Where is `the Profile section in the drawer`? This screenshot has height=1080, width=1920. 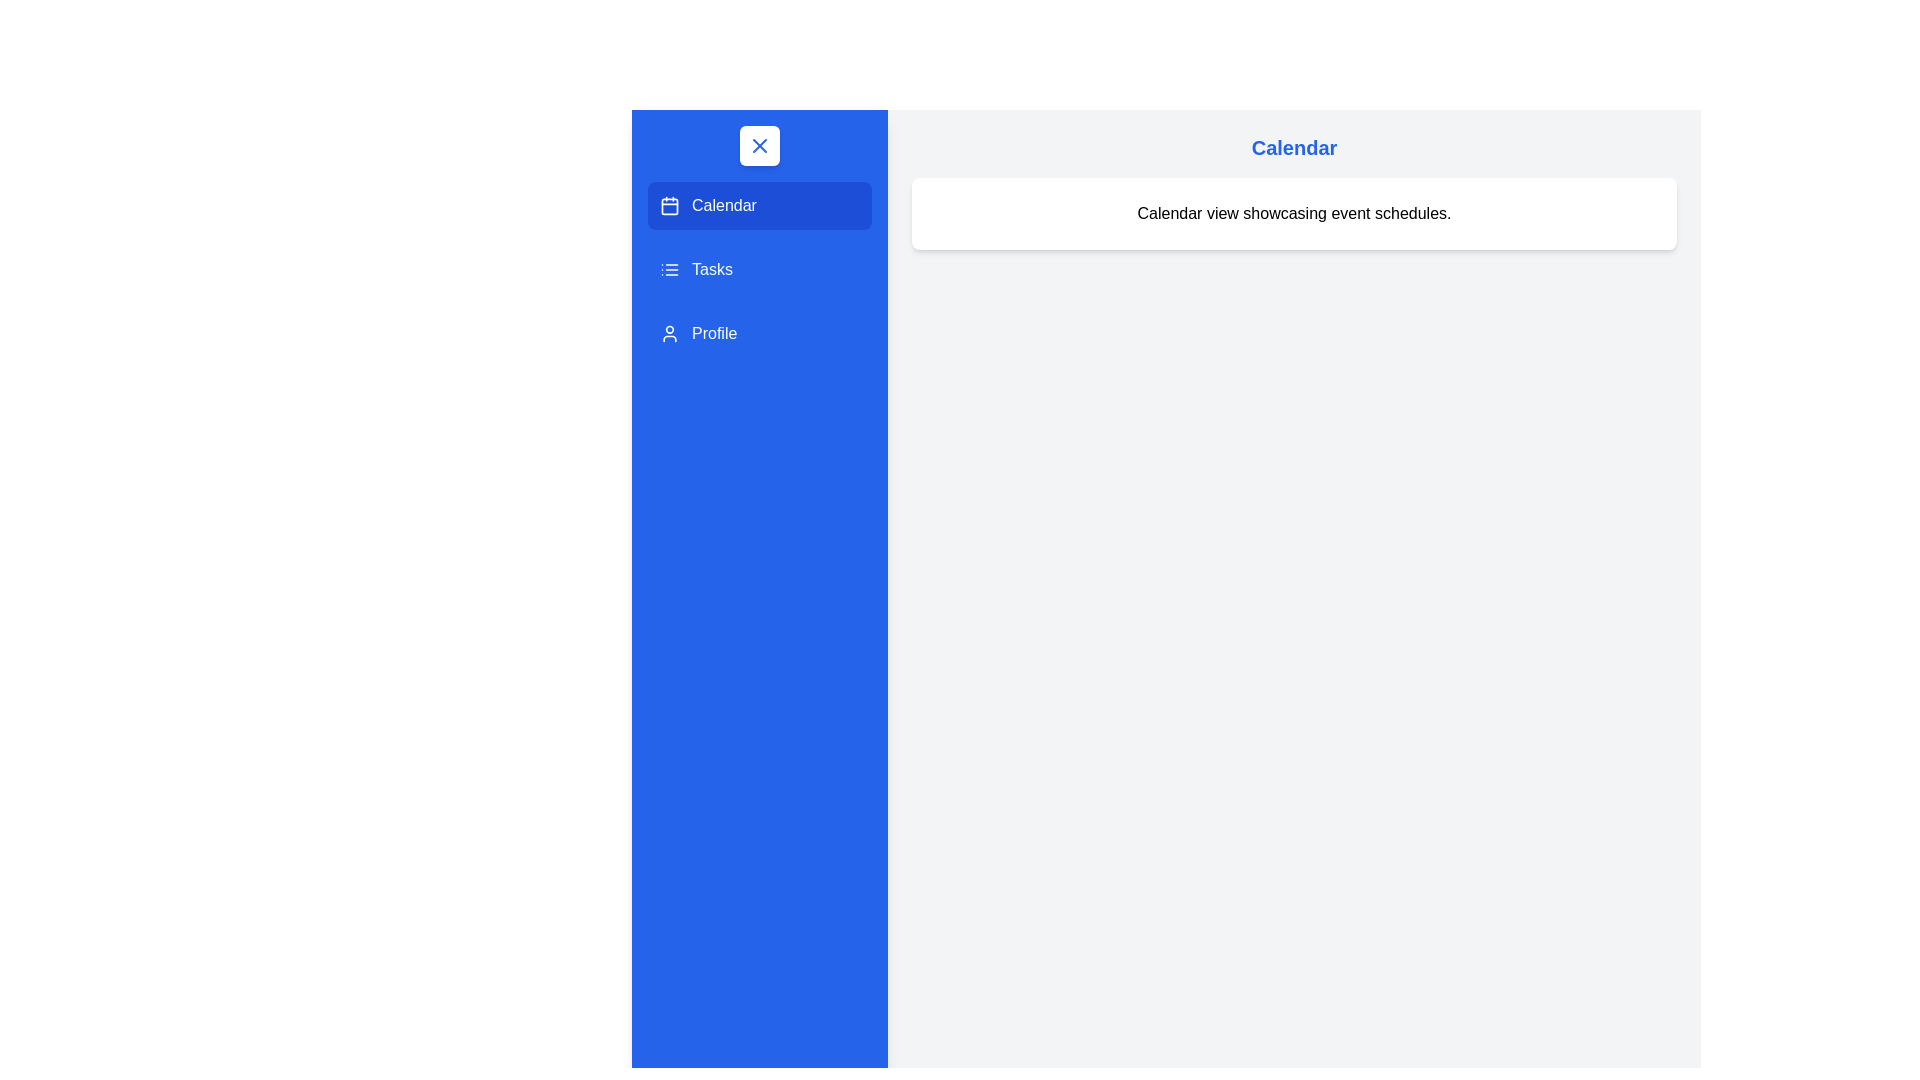 the Profile section in the drawer is located at coordinates (758, 333).